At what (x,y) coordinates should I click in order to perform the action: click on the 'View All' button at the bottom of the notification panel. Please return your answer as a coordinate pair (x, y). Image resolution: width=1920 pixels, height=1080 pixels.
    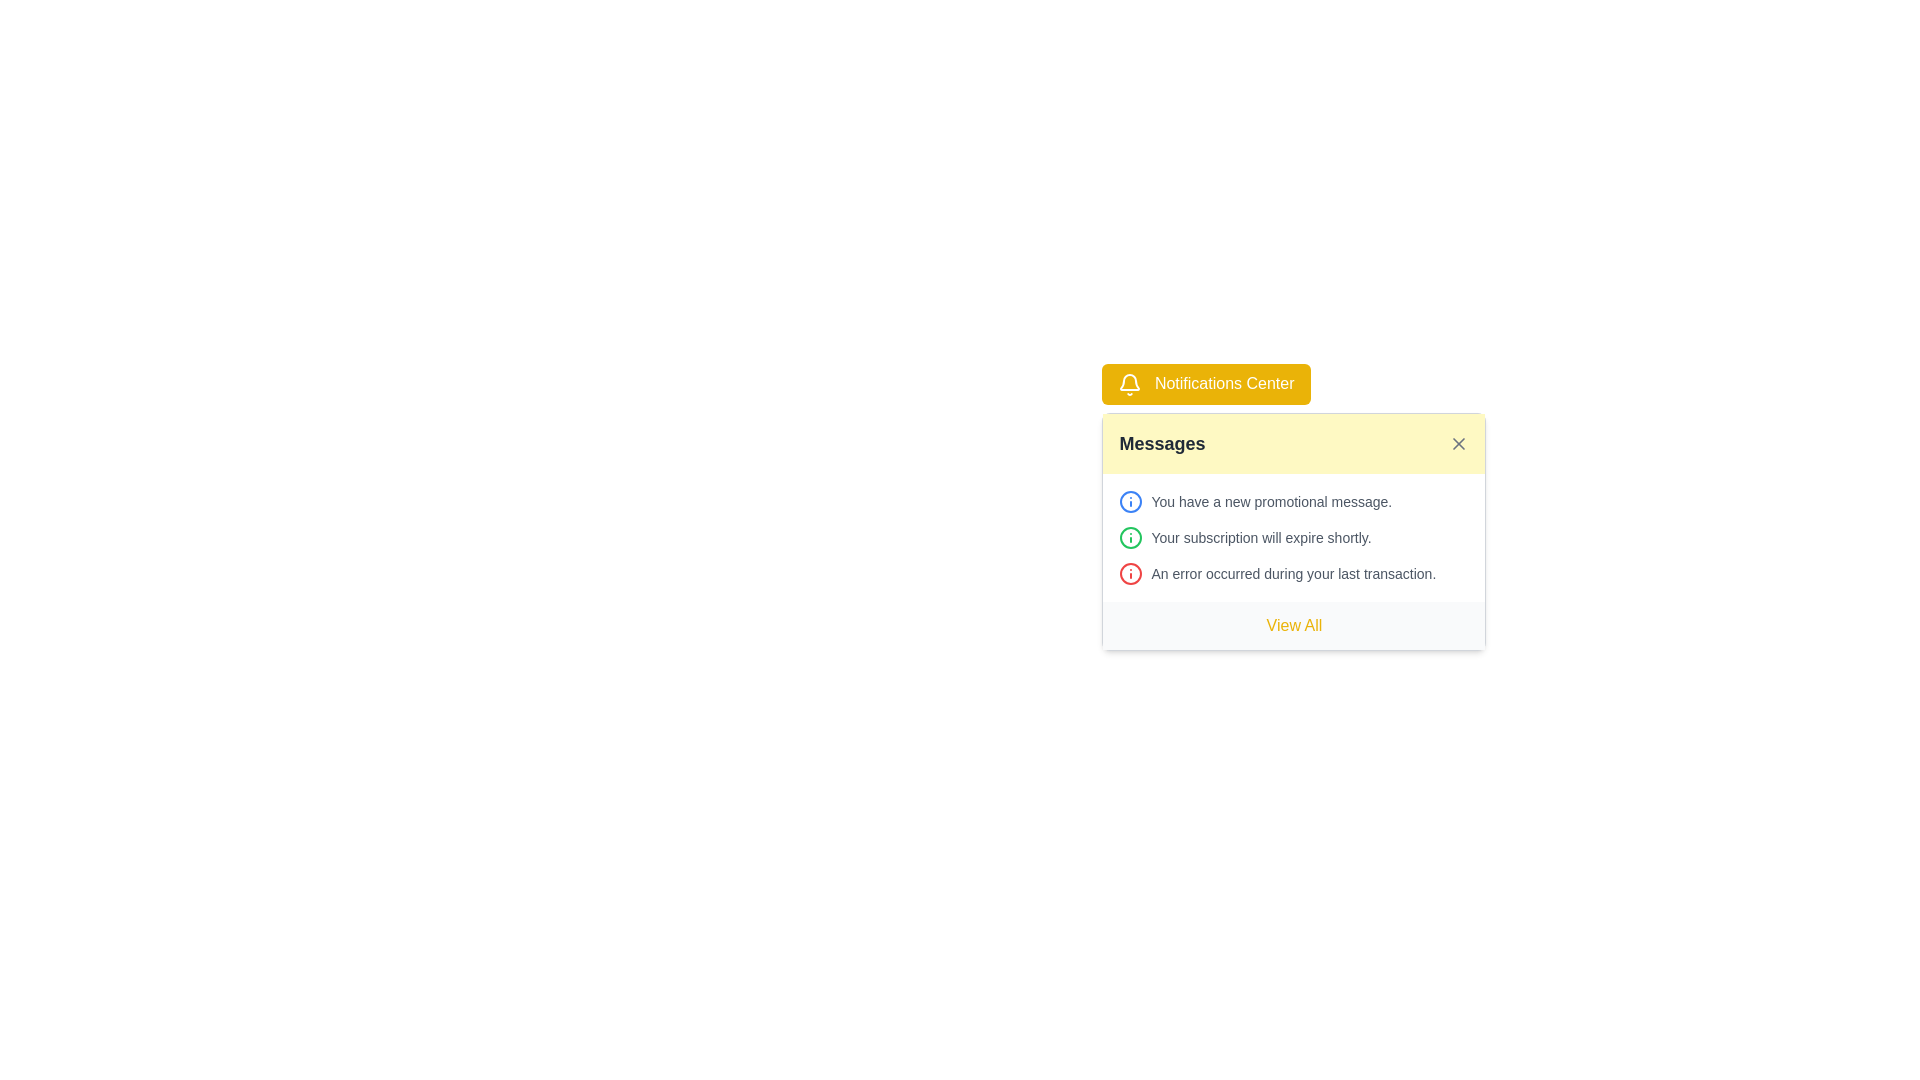
    Looking at the image, I should click on (1294, 624).